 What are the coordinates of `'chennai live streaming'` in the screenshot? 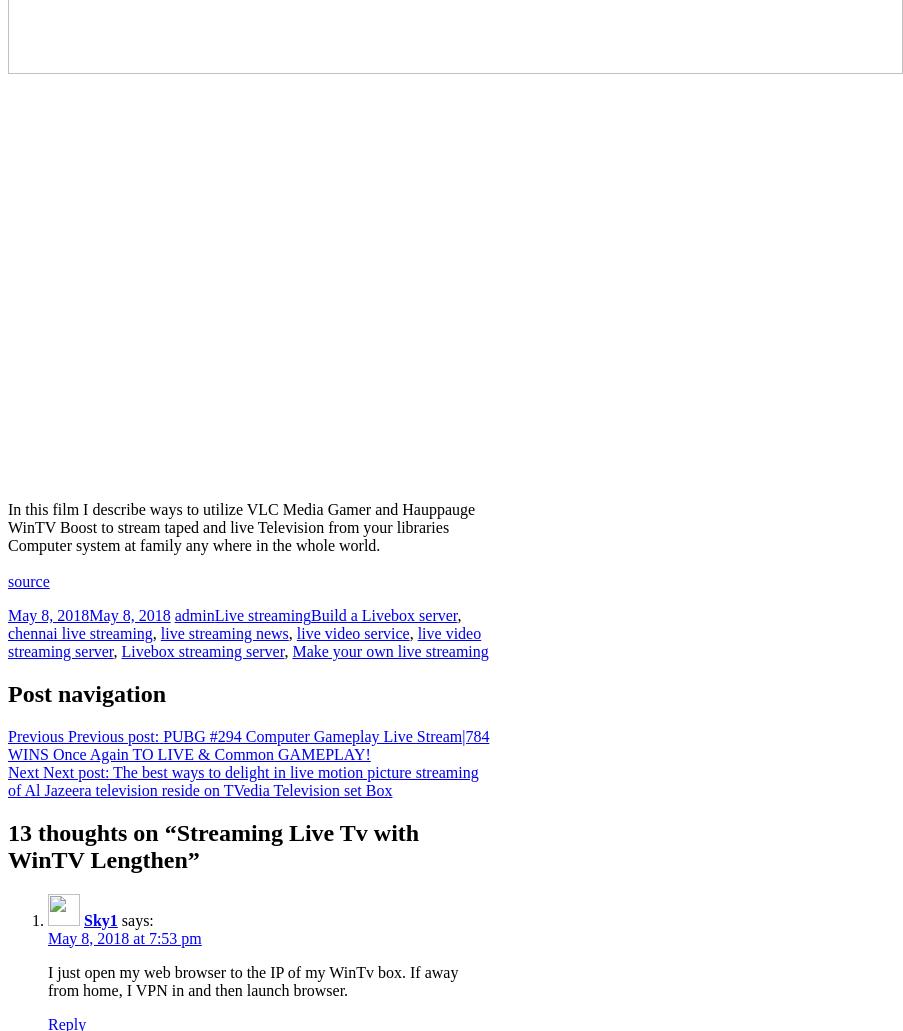 It's located at (80, 632).